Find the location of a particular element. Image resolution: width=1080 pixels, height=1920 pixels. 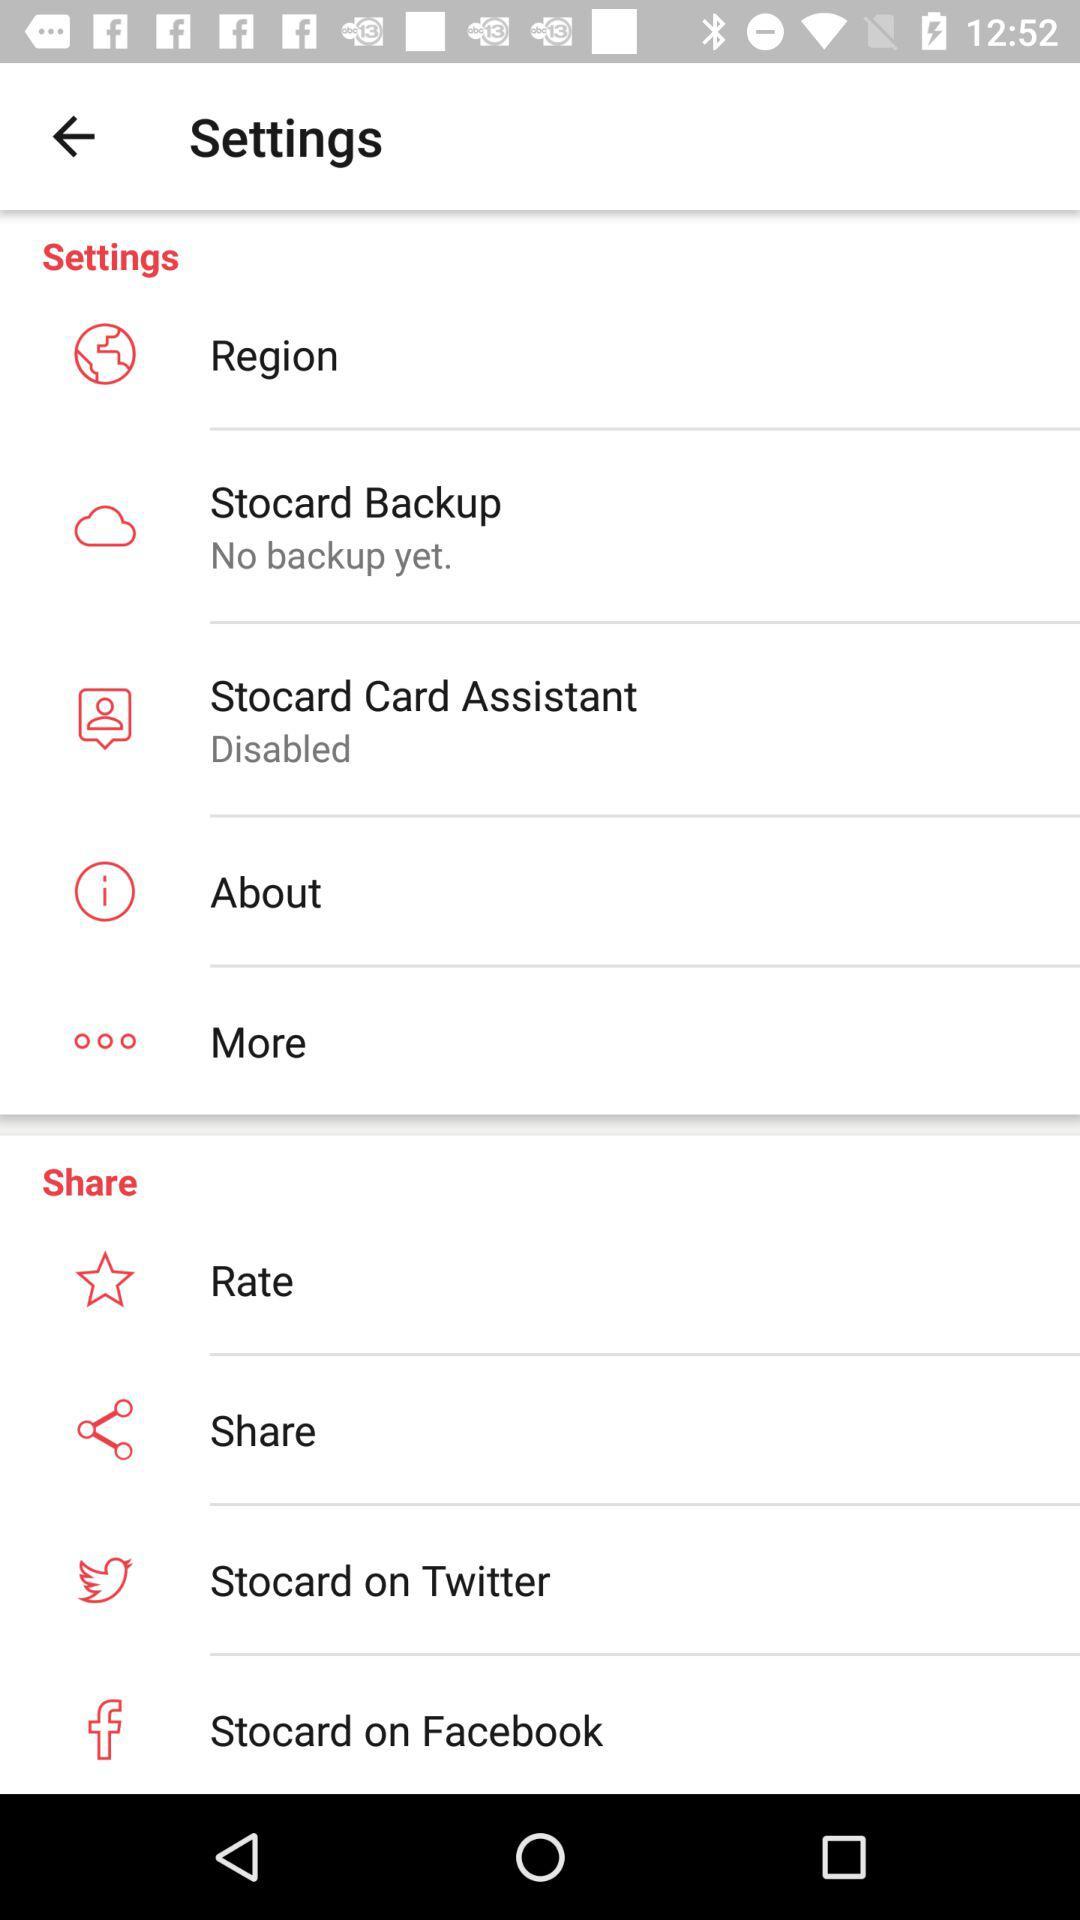

item next to the settings item is located at coordinates (72, 135).